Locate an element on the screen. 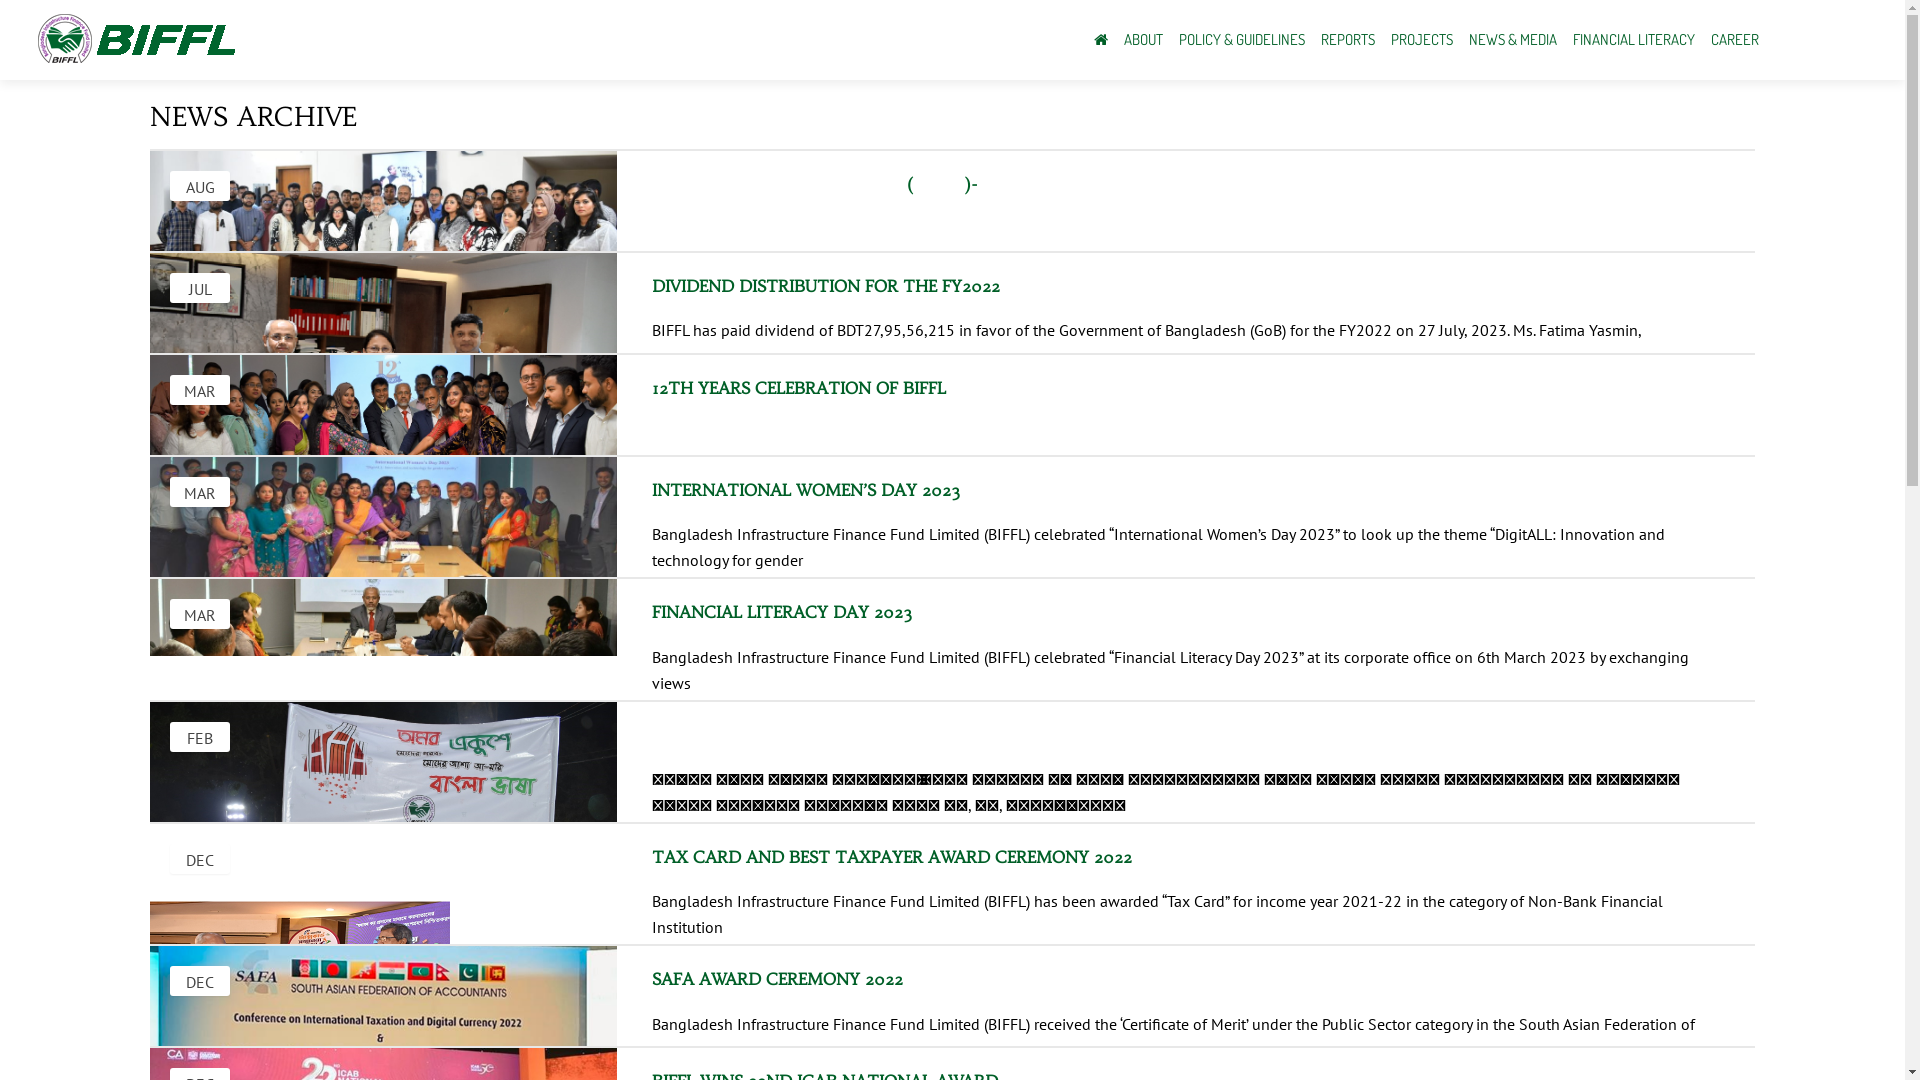 This screenshot has height=1080, width=1920. 'NEWS & MEDIA' is located at coordinates (1512, 39).